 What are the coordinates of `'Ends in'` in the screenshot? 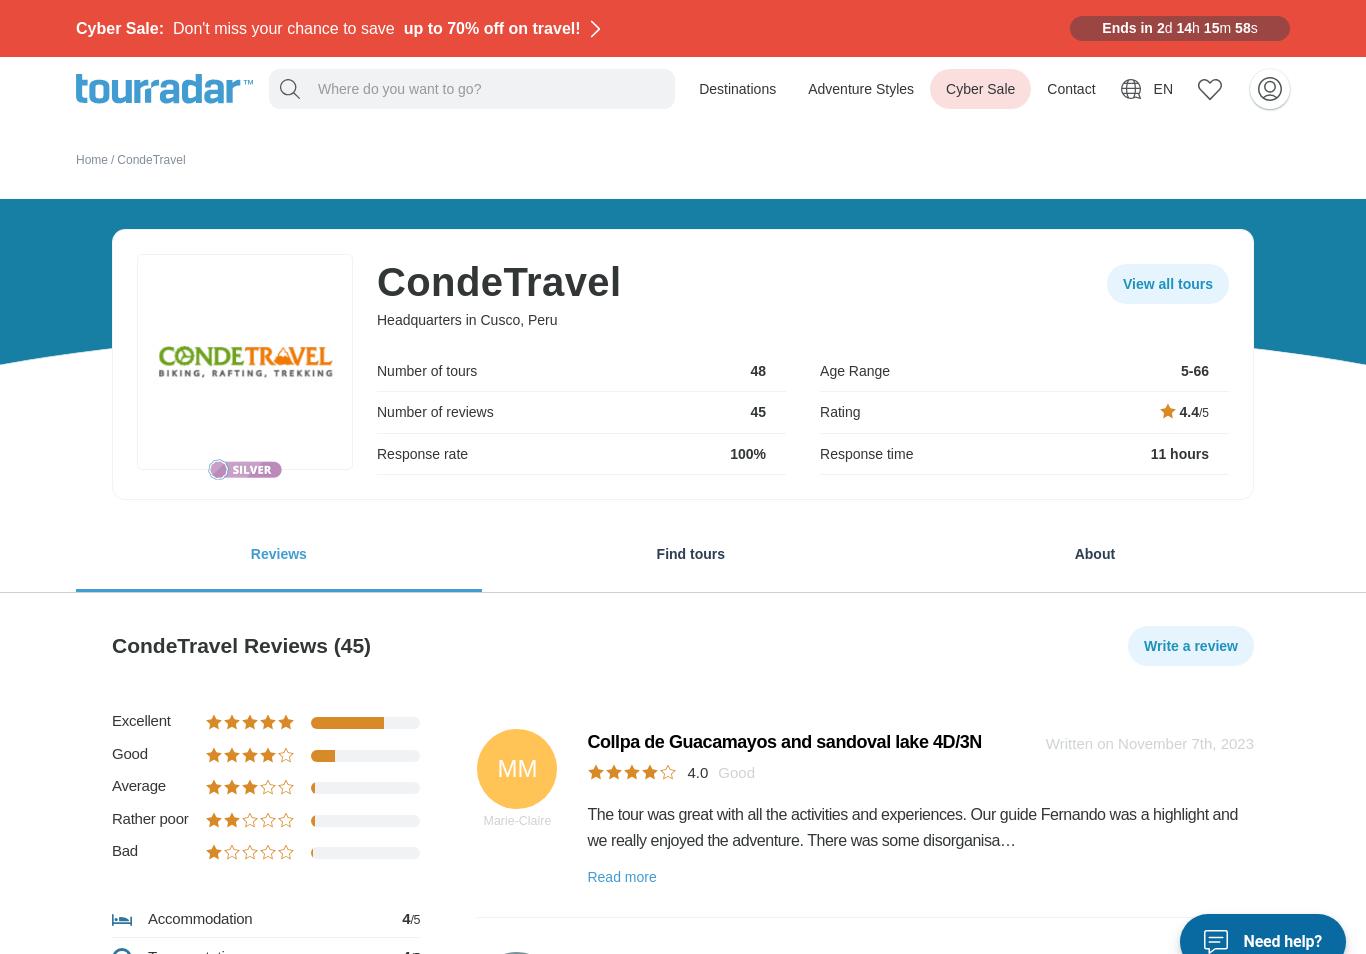 It's located at (1125, 27).